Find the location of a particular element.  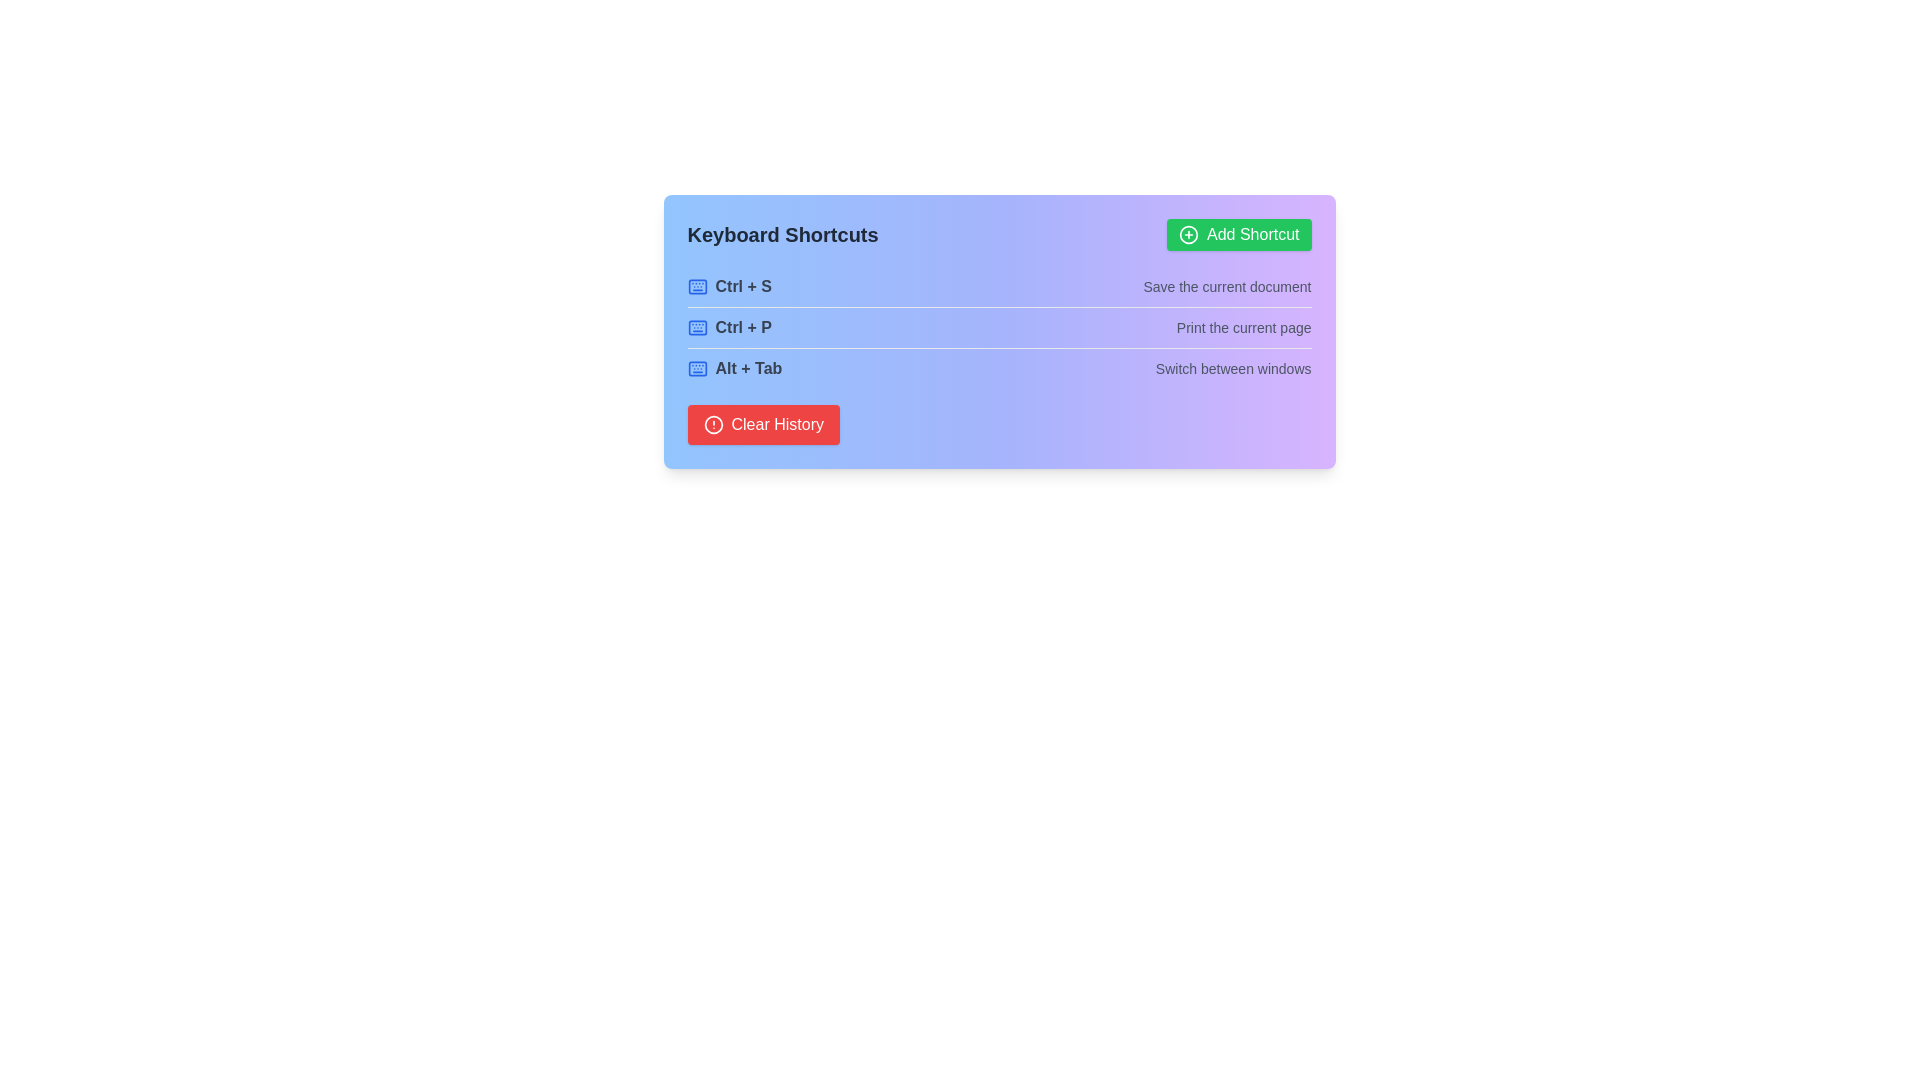

the text label that describes the function of the 'Ctrl + S' keyboard shortcut, which is to save the current document is located at coordinates (1226, 286).